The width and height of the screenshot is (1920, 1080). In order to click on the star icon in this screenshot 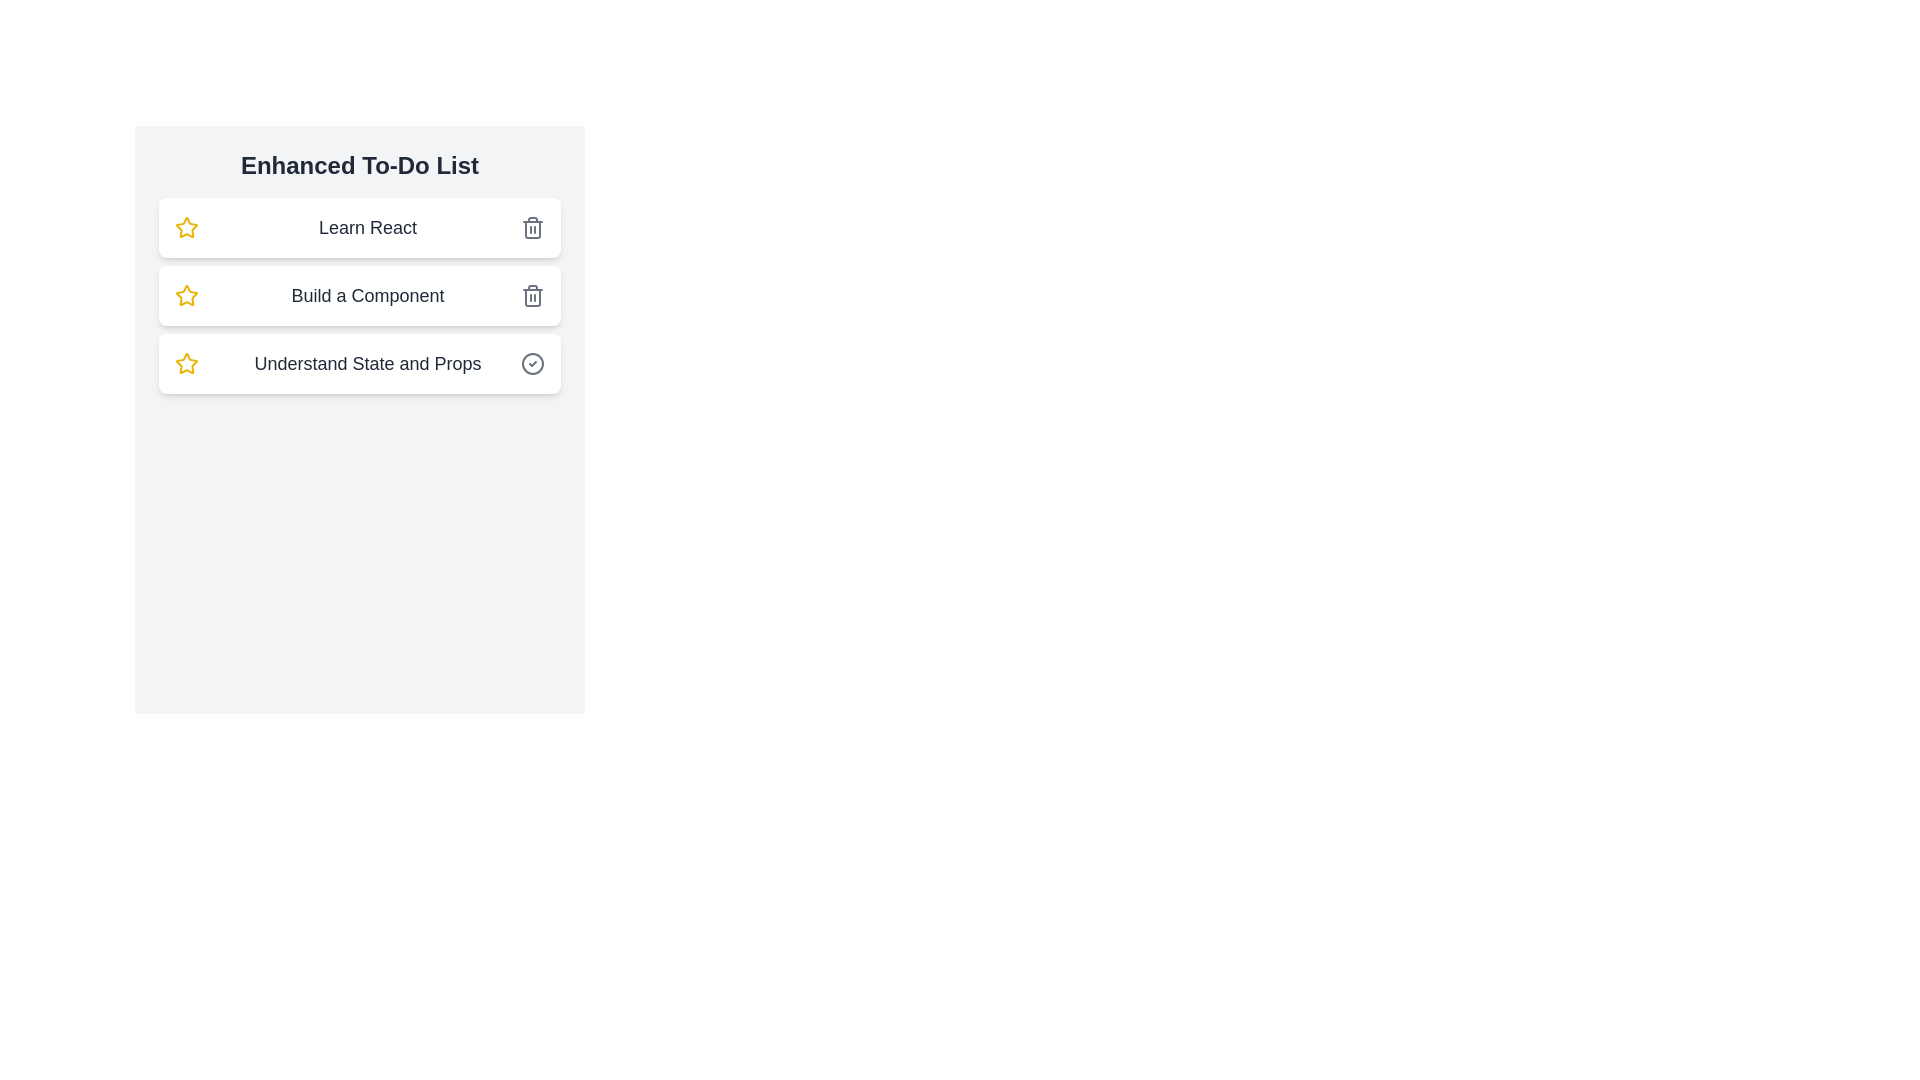, I will do `click(187, 226)`.